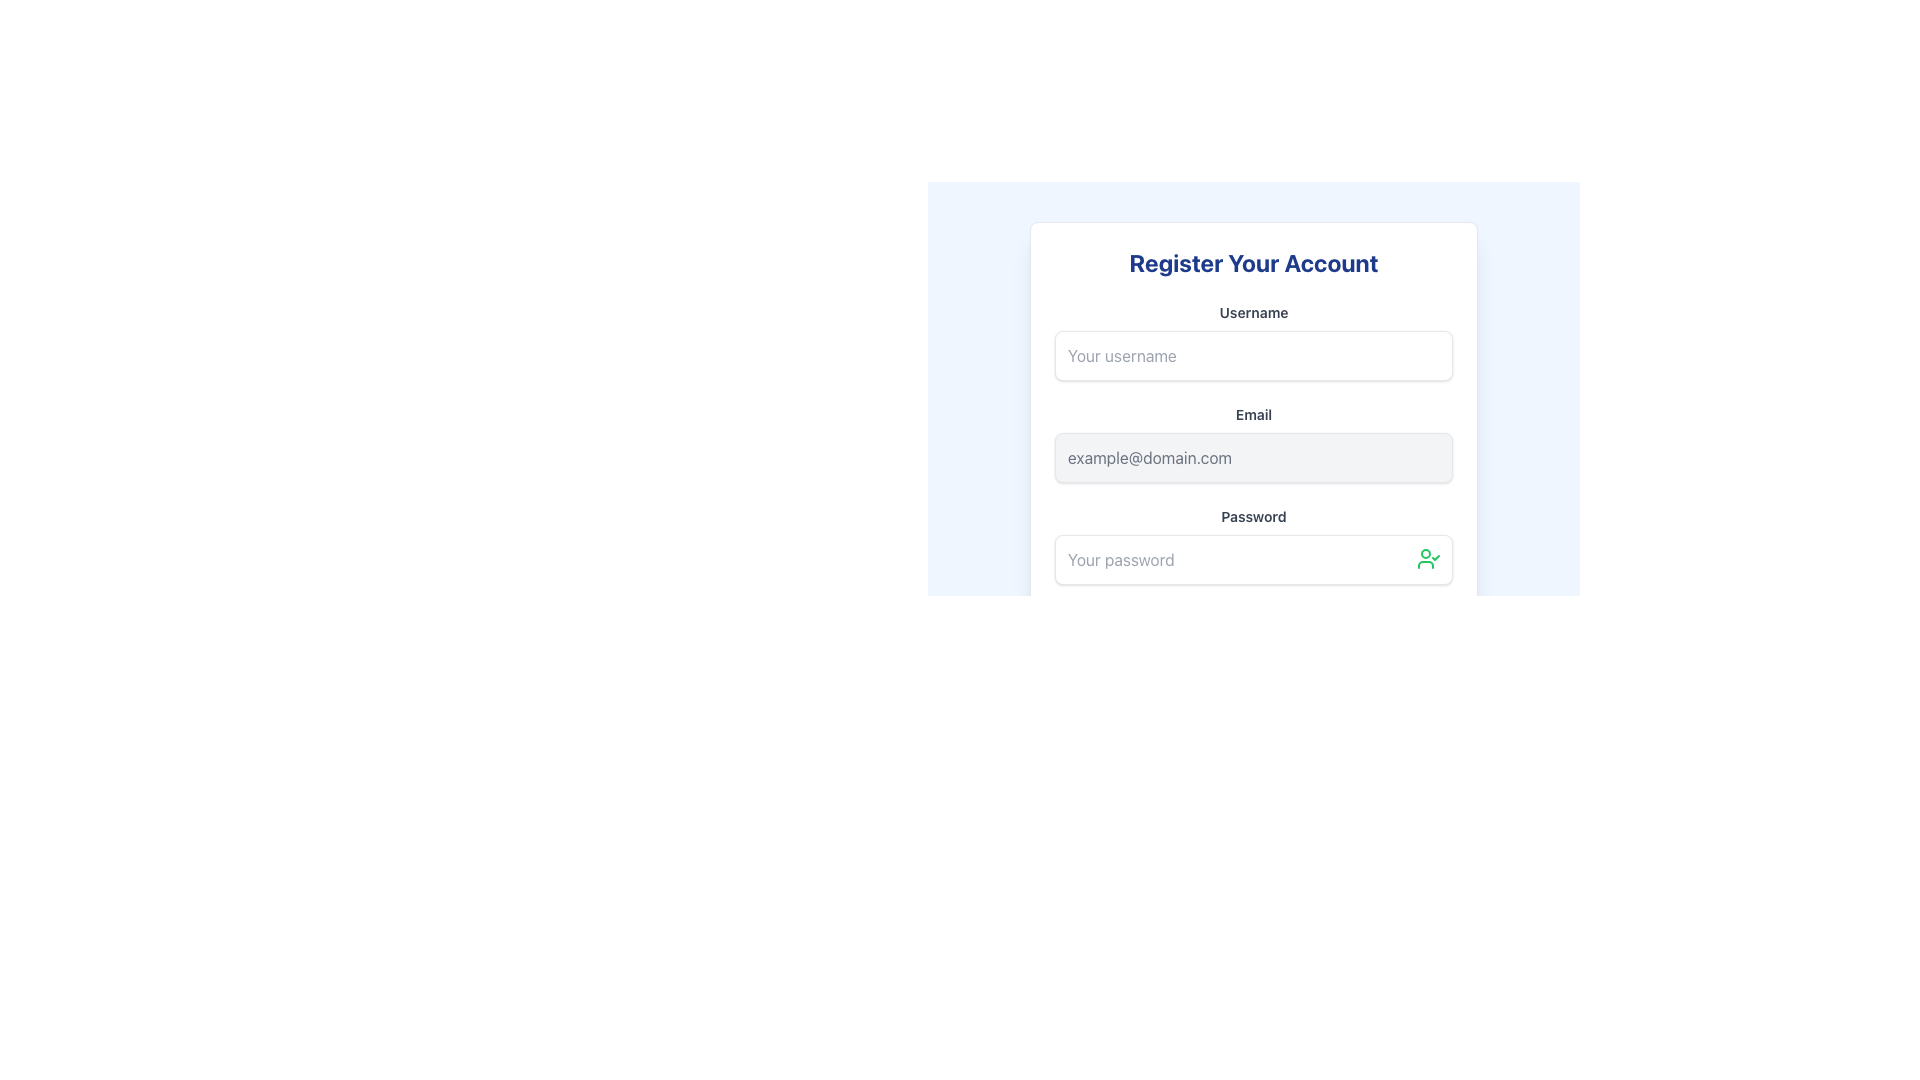 The width and height of the screenshot is (1920, 1080). I want to click on the Static Text Header at the top of the registration form, which indicates the user is on the registration page, so click(1252, 261).